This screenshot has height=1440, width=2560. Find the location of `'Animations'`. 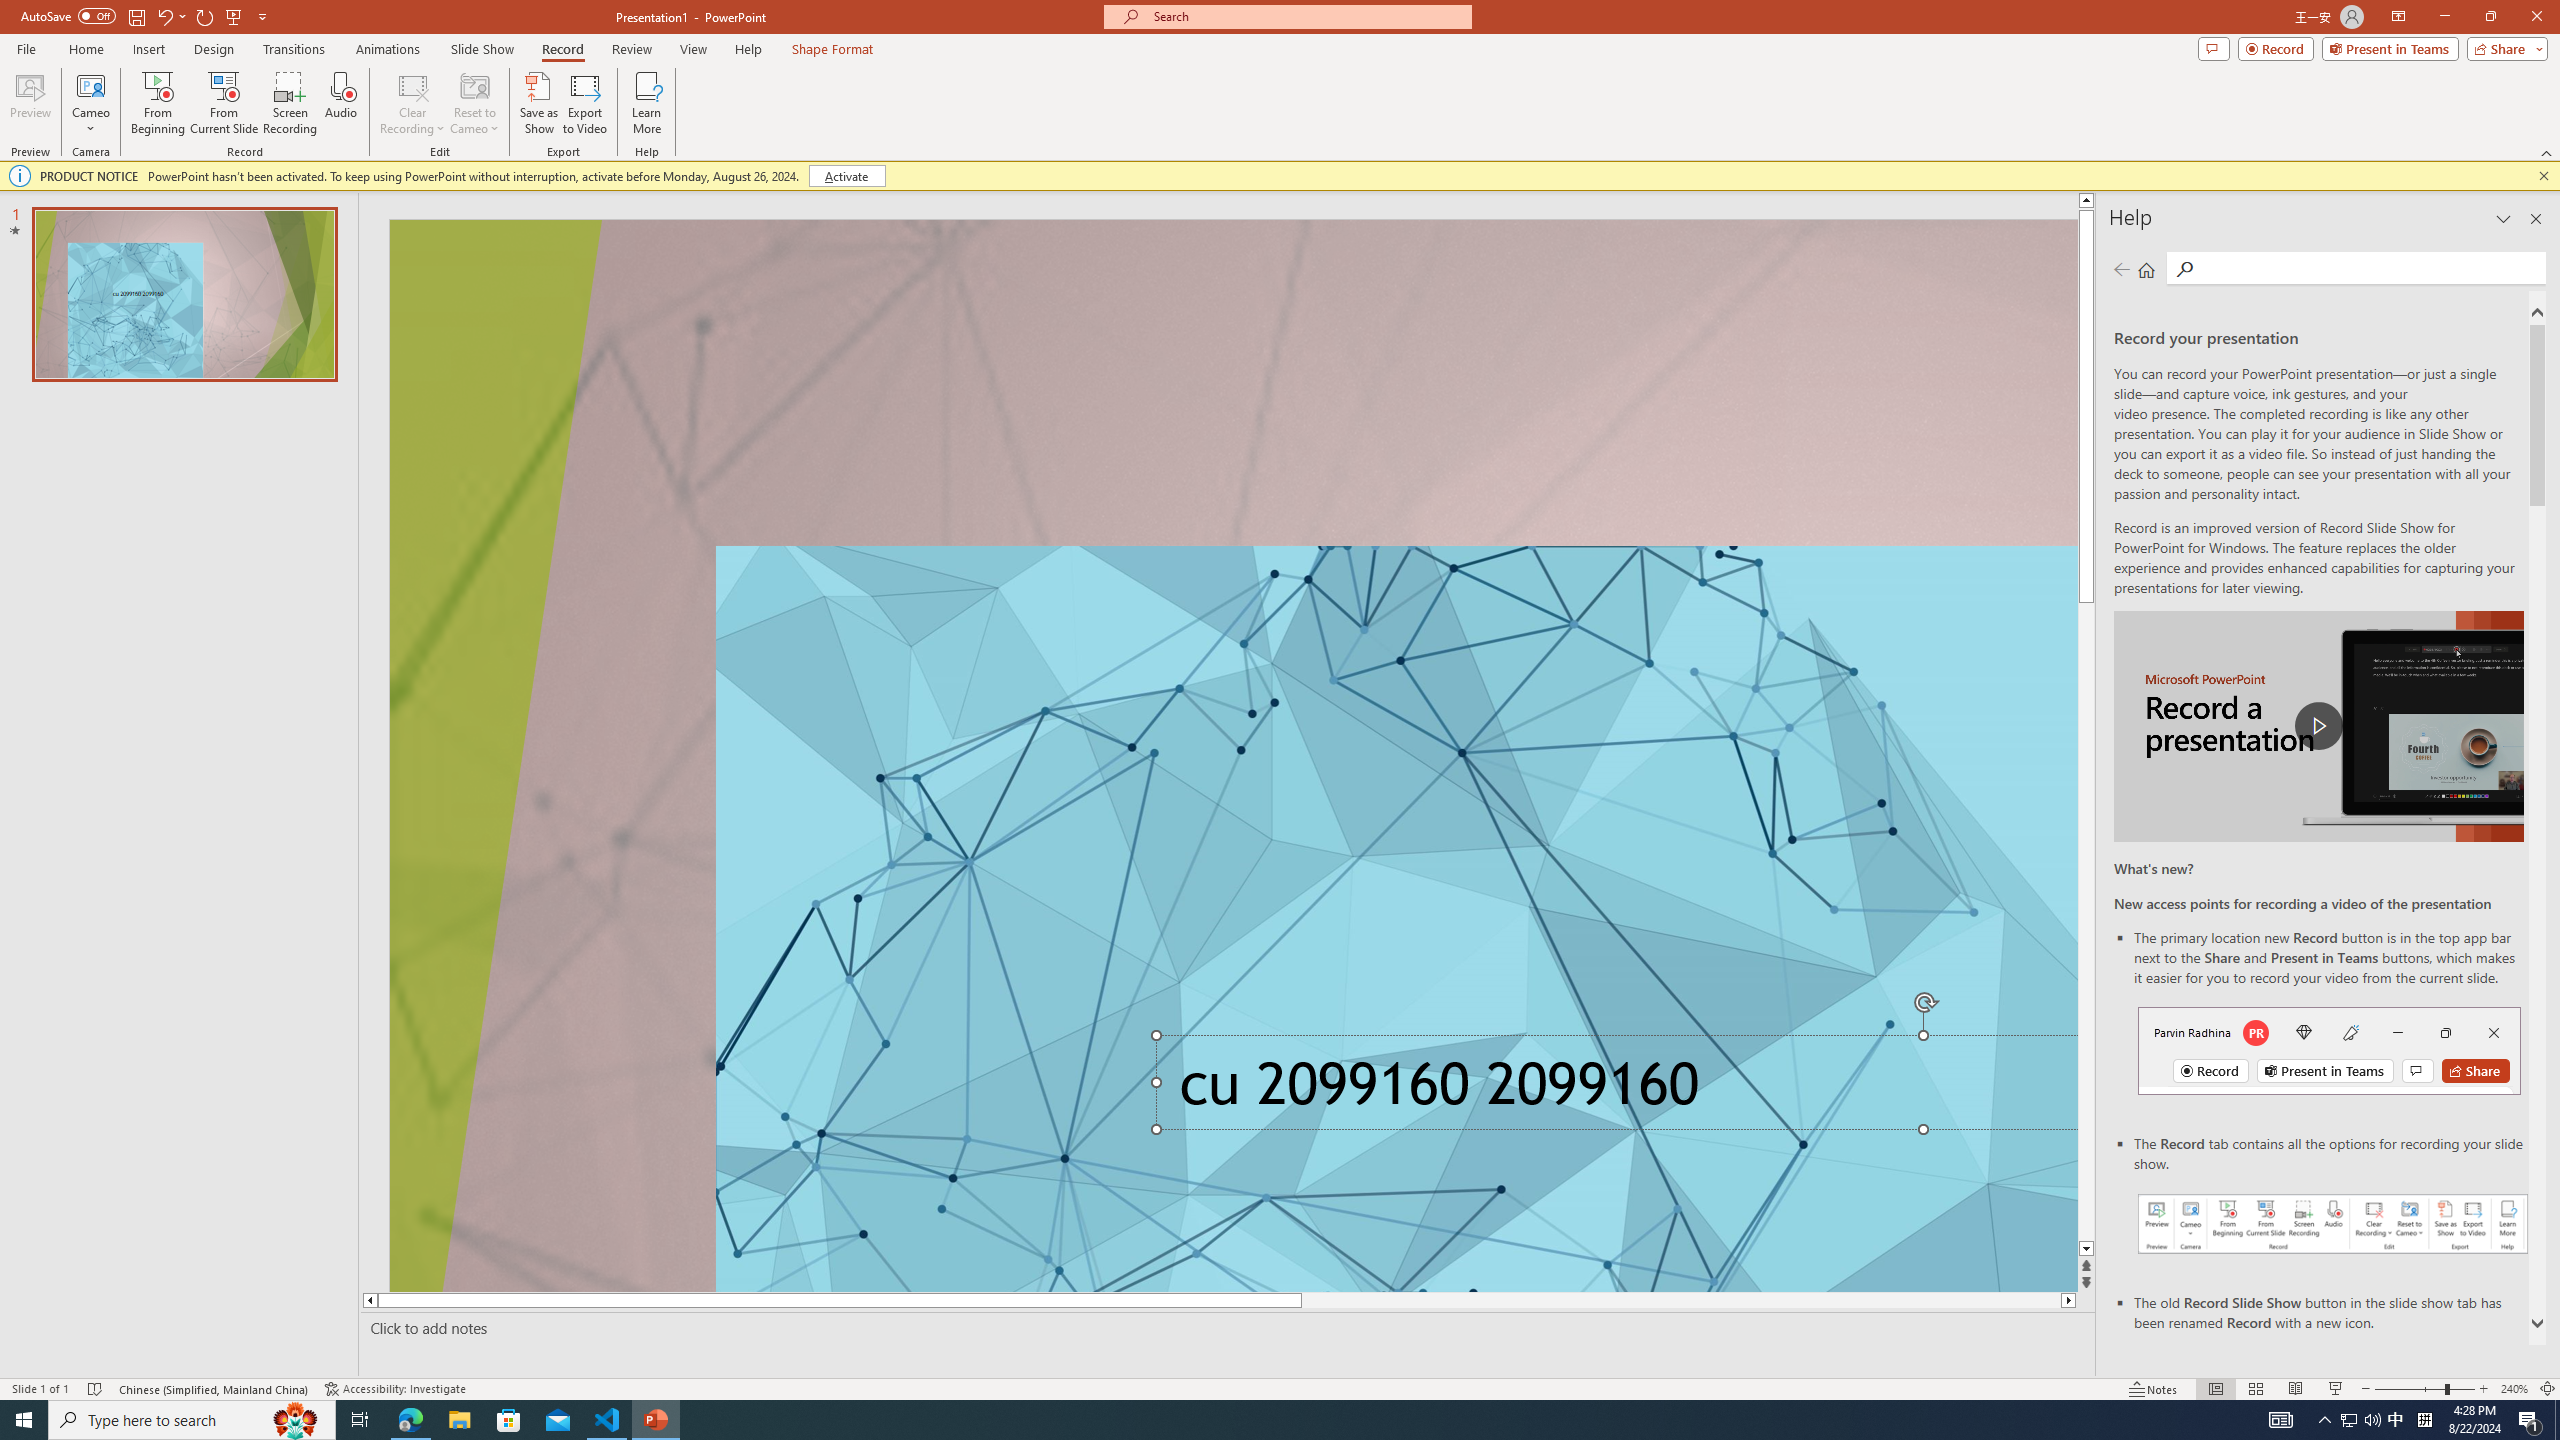

'Animations' is located at coordinates (387, 49).